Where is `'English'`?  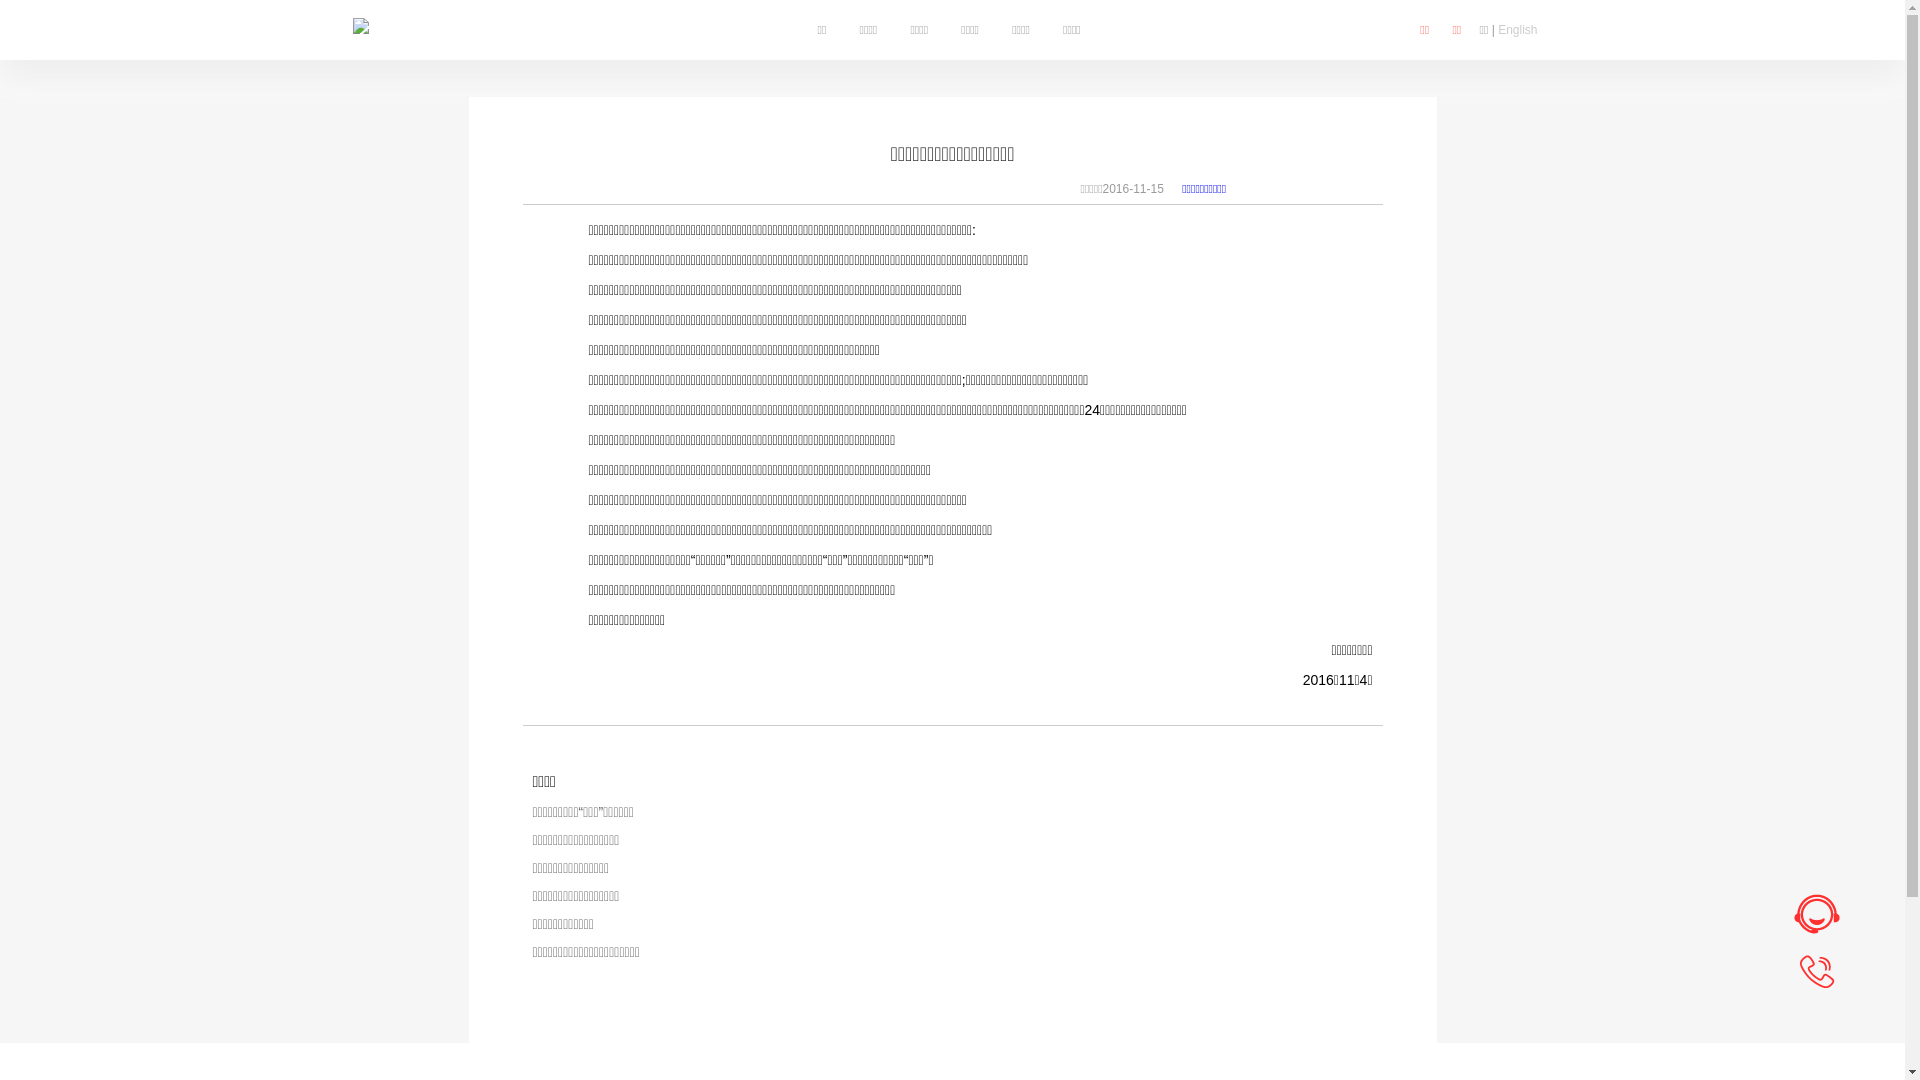
'English' is located at coordinates (1517, 30).